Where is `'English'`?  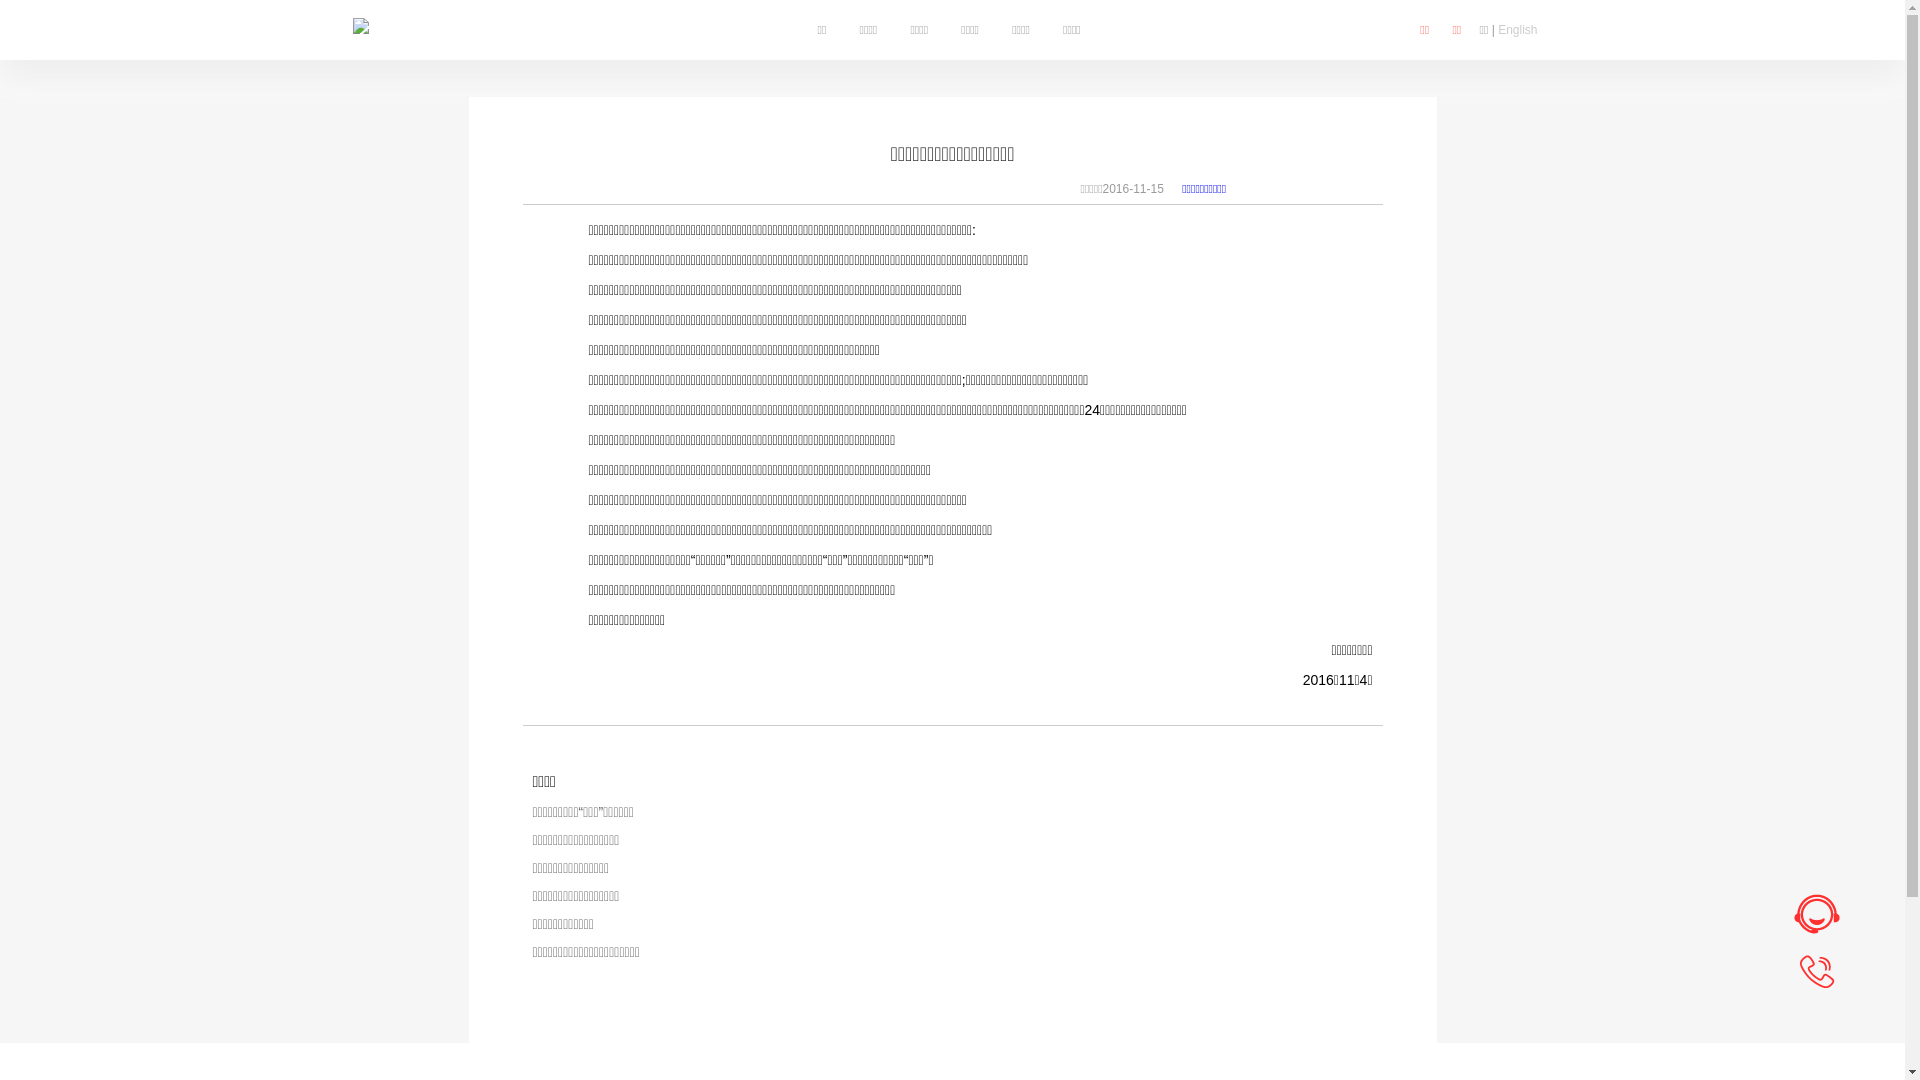
'English' is located at coordinates (1517, 30).